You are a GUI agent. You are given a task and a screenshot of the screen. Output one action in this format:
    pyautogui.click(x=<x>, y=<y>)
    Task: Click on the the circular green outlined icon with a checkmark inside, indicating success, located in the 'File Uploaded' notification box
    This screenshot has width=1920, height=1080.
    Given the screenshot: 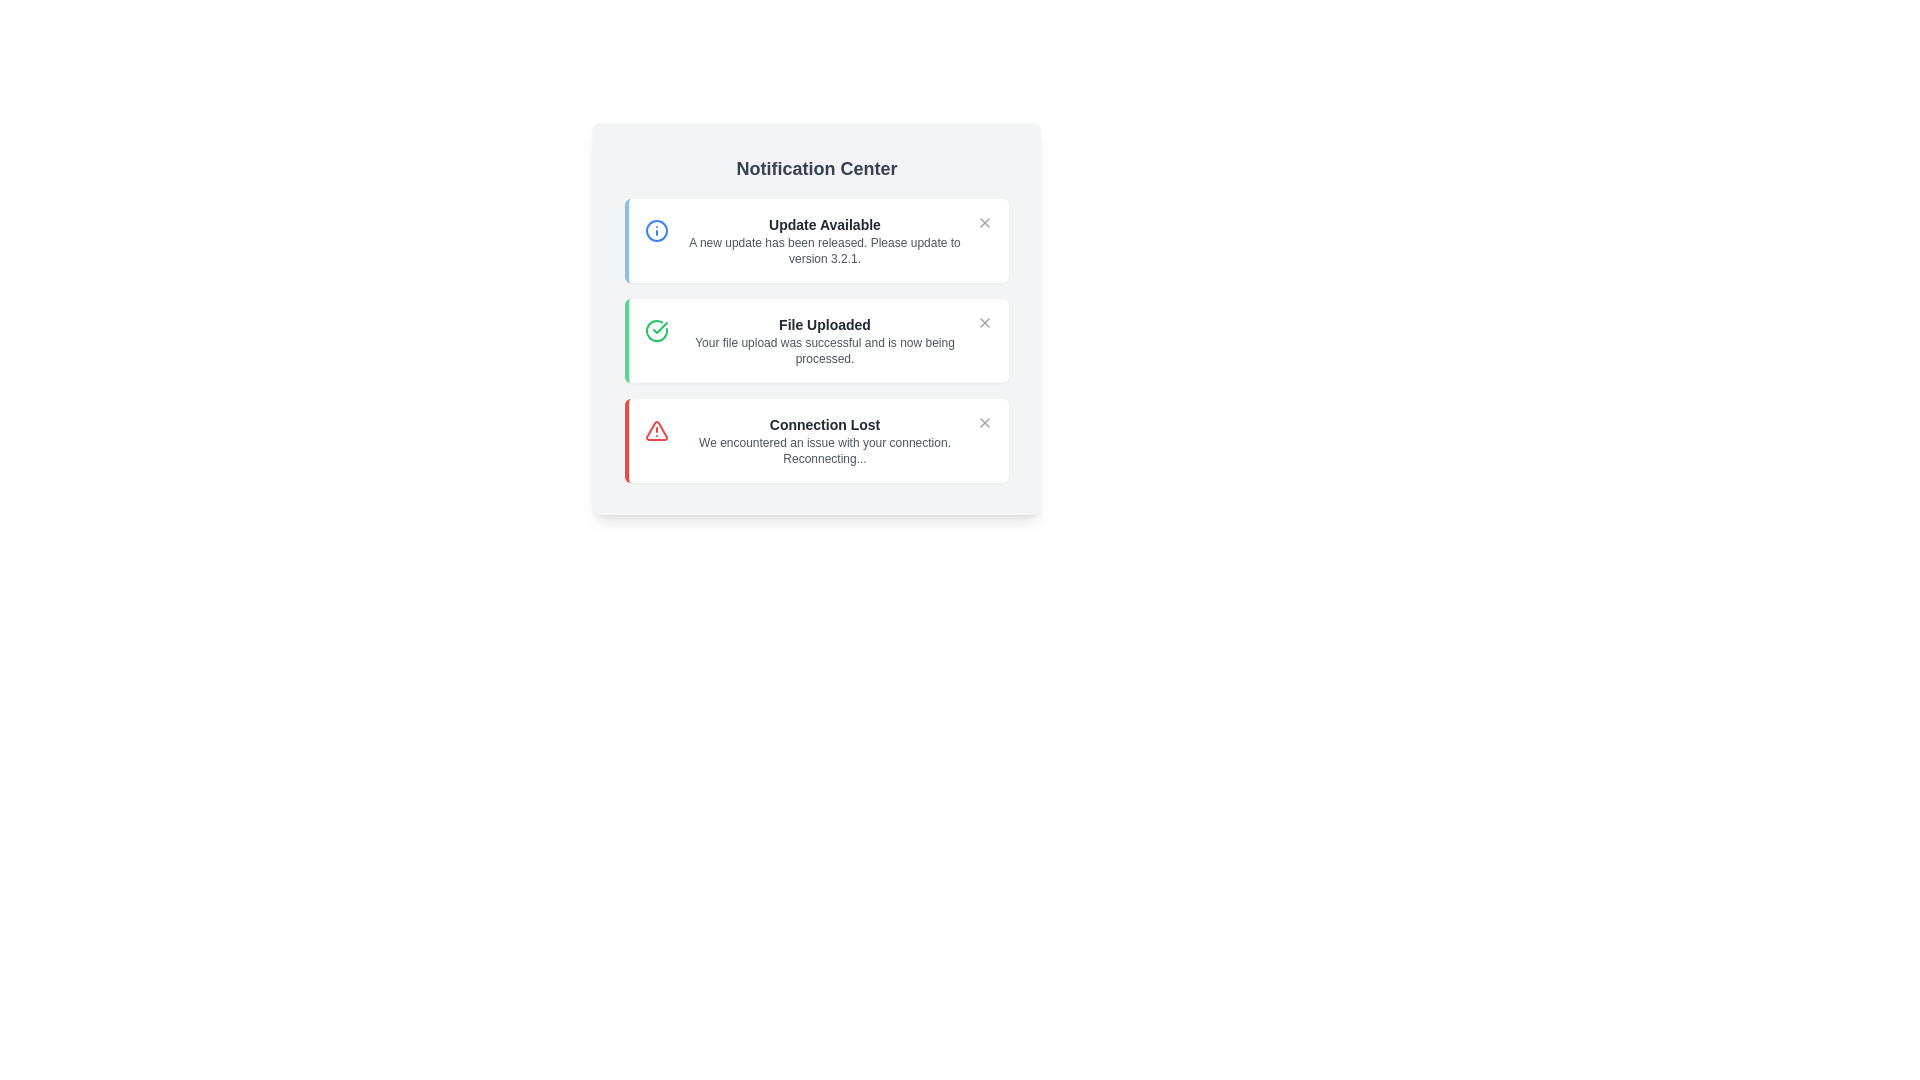 What is the action you would take?
    pyautogui.click(x=657, y=330)
    